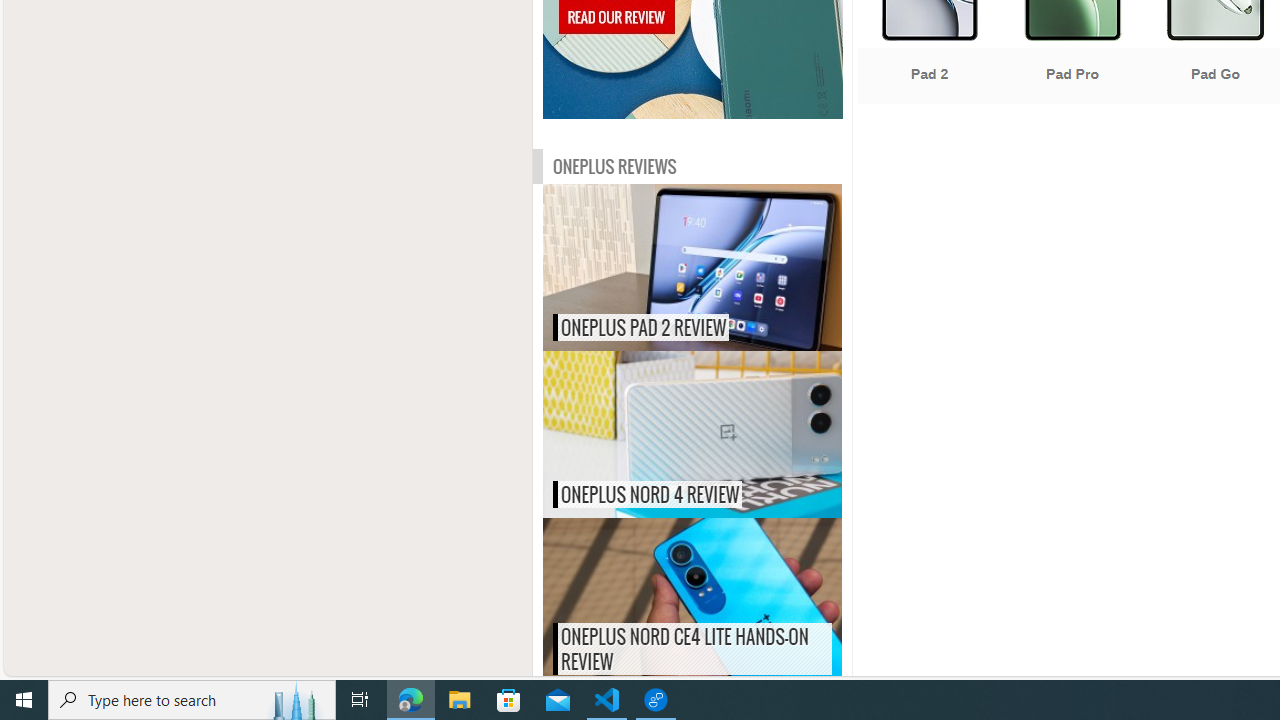 The image size is (1280, 720). Describe the element at coordinates (733, 266) in the screenshot. I see `'OnePlus Pad 2 review'` at that location.